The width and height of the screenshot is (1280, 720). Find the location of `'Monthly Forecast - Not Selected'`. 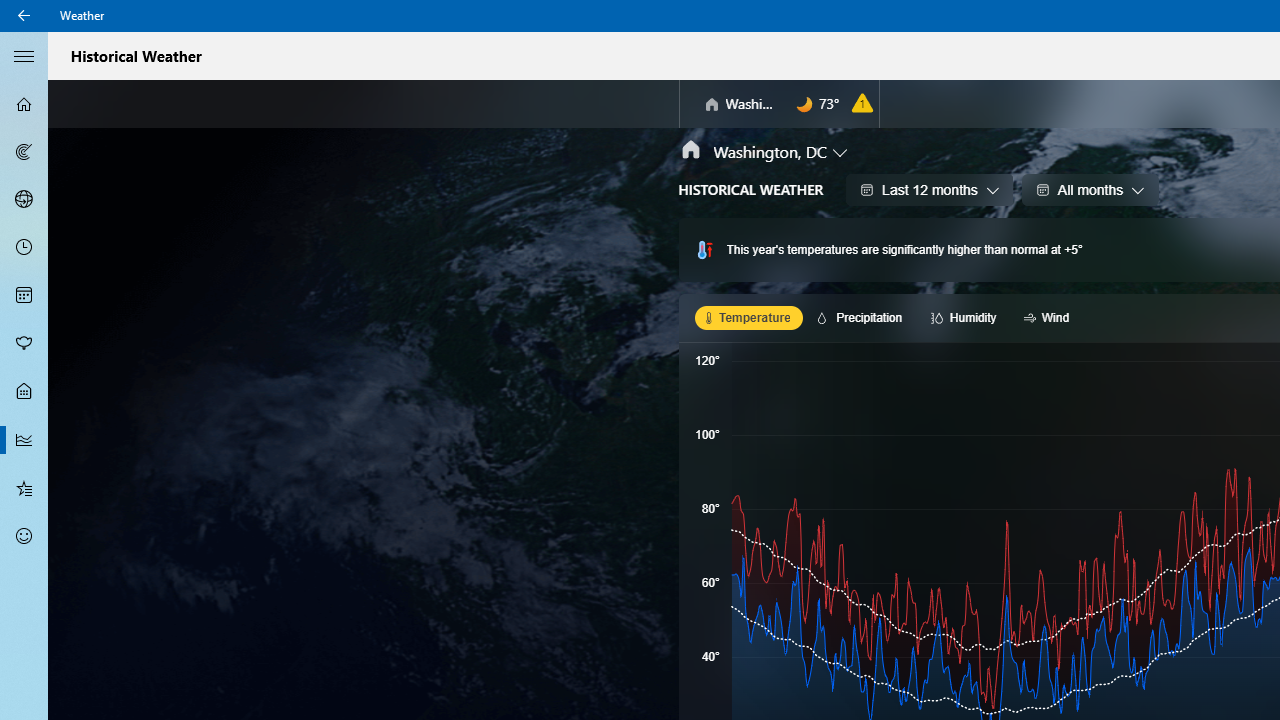

'Monthly Forecast - Not Selected' is located at coordinates (24, 295).